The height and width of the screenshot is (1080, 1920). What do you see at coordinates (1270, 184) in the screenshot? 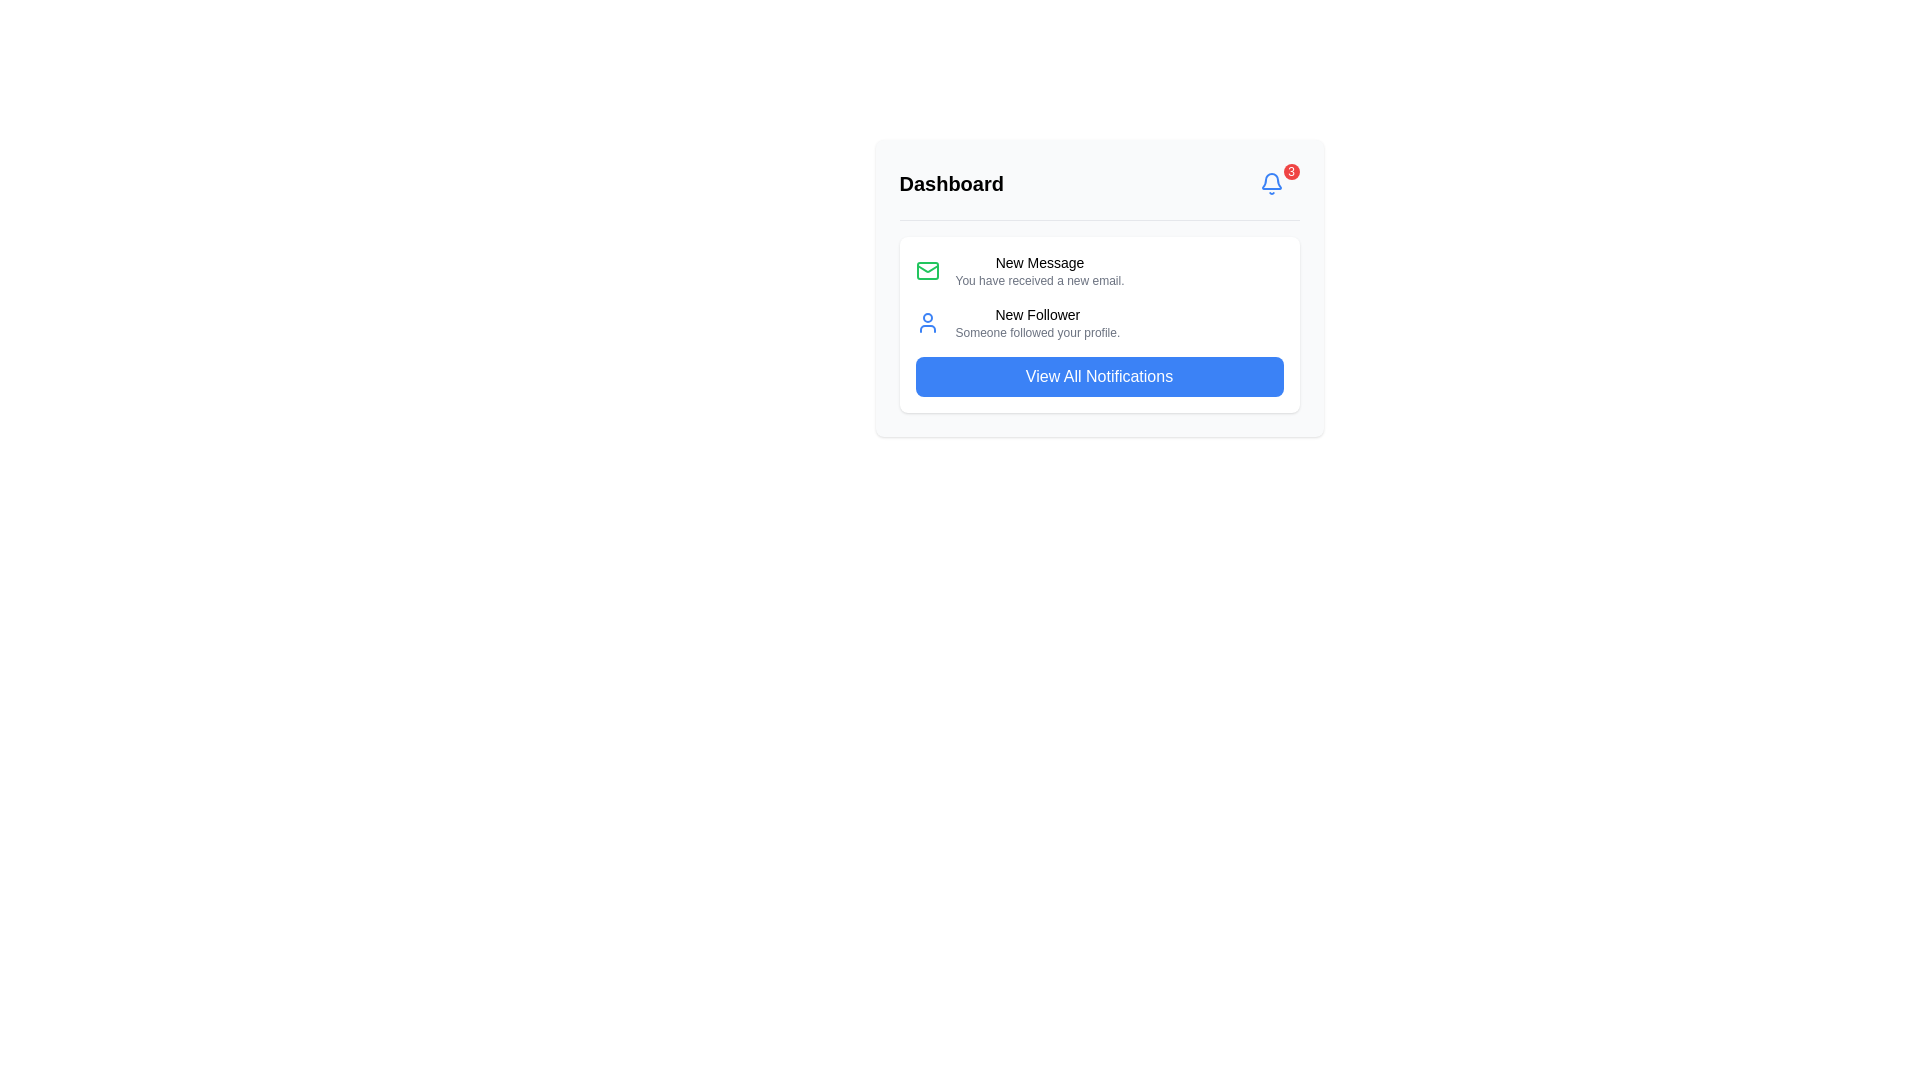
I see `the bell notification icon using tab navigation, located in the top-right corner of the interface next to the 'Dashboard' title` at bounding box center [1270, 184].